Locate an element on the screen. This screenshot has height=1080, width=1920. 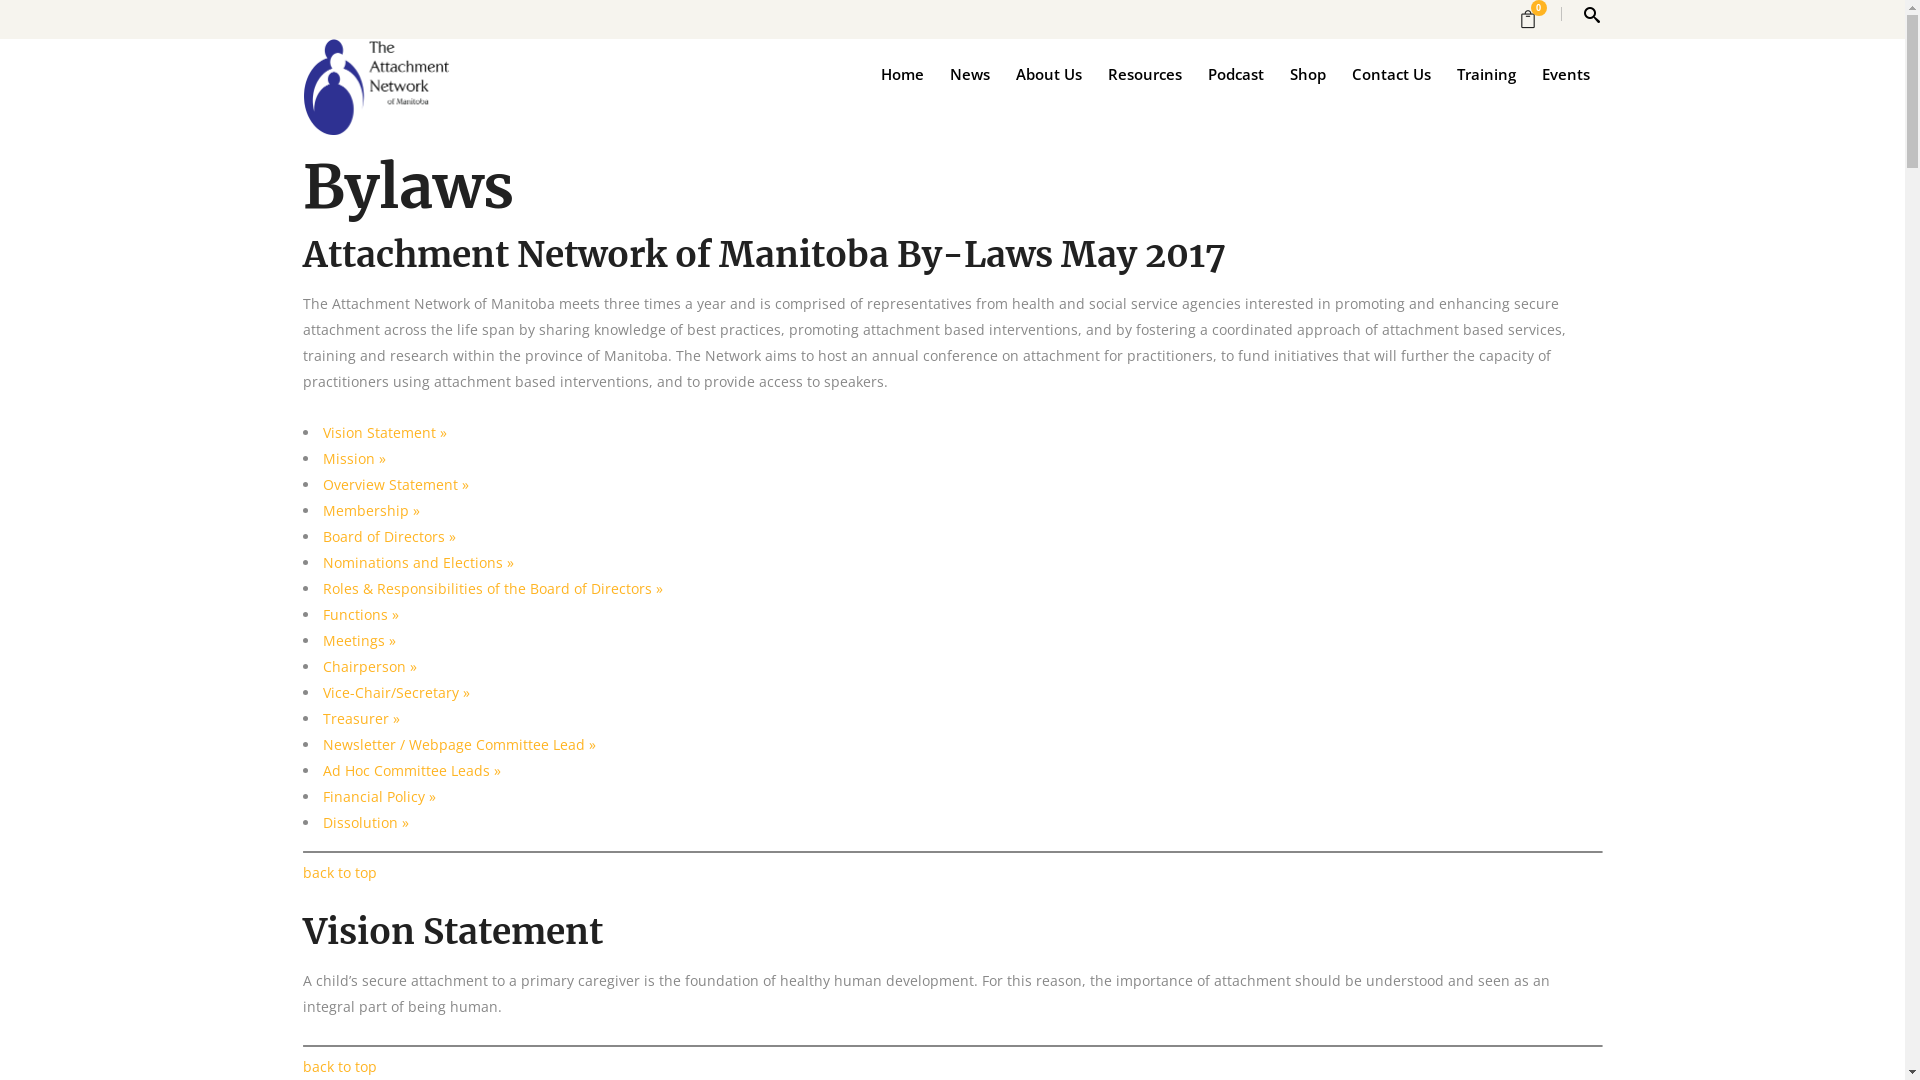
'Podcast' is located at coordinates (1233, 72).